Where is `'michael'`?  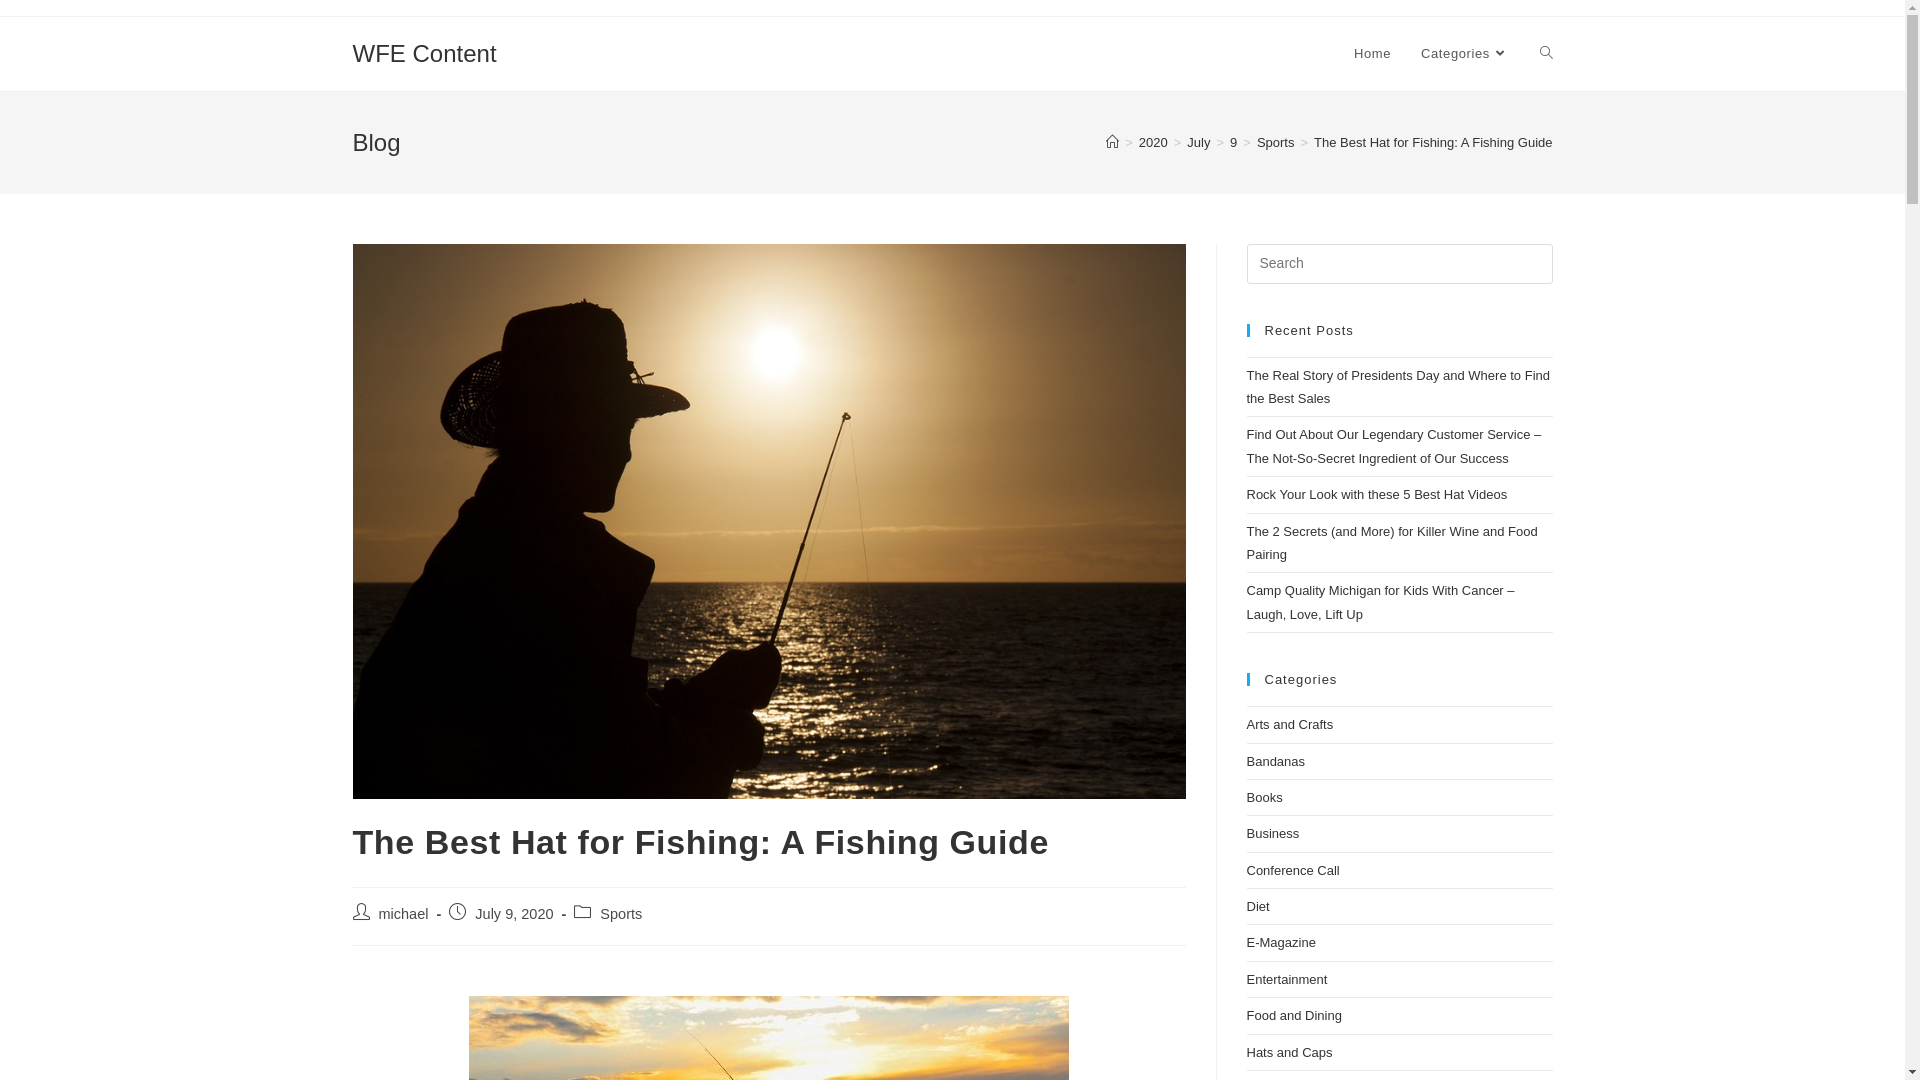
'michael' is located at coordinates (378, 914).